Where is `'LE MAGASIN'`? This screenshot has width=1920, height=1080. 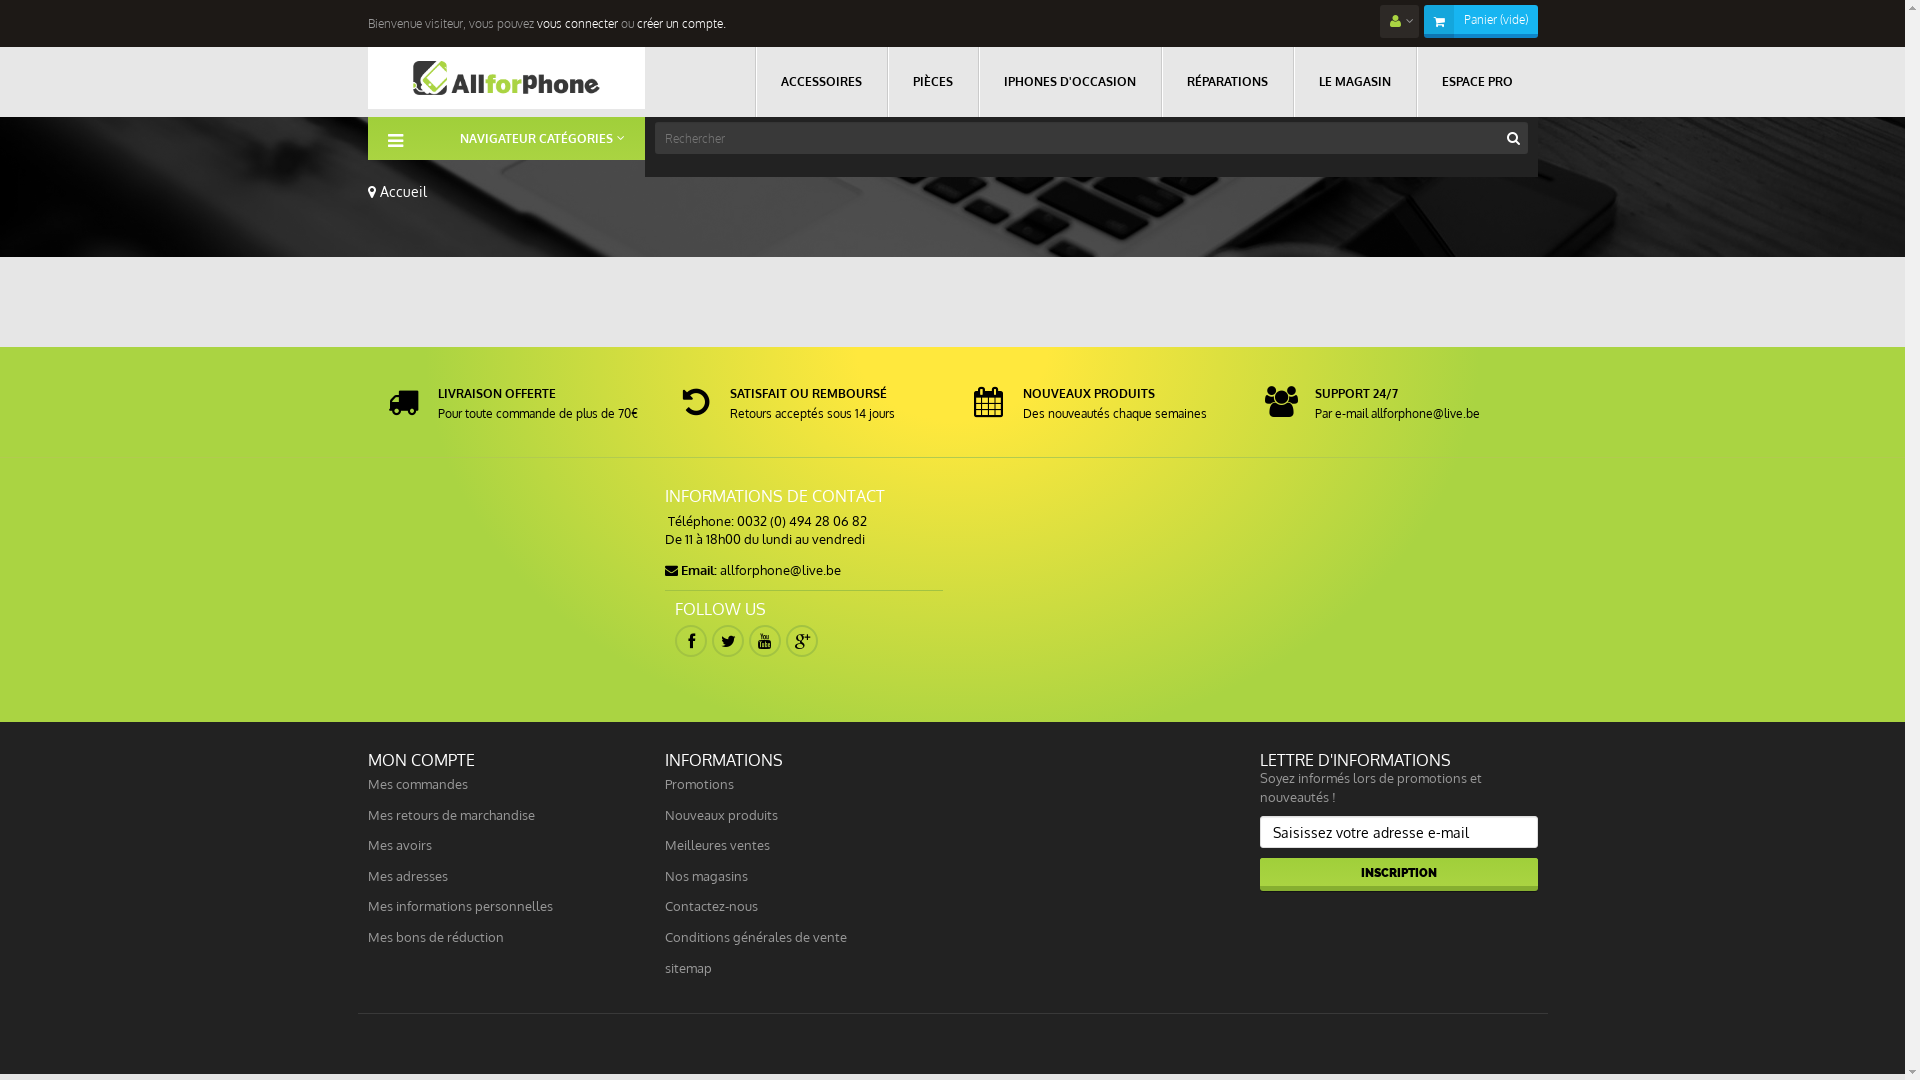 'LE MAGASIN' is located at coordinates (1353, 80).